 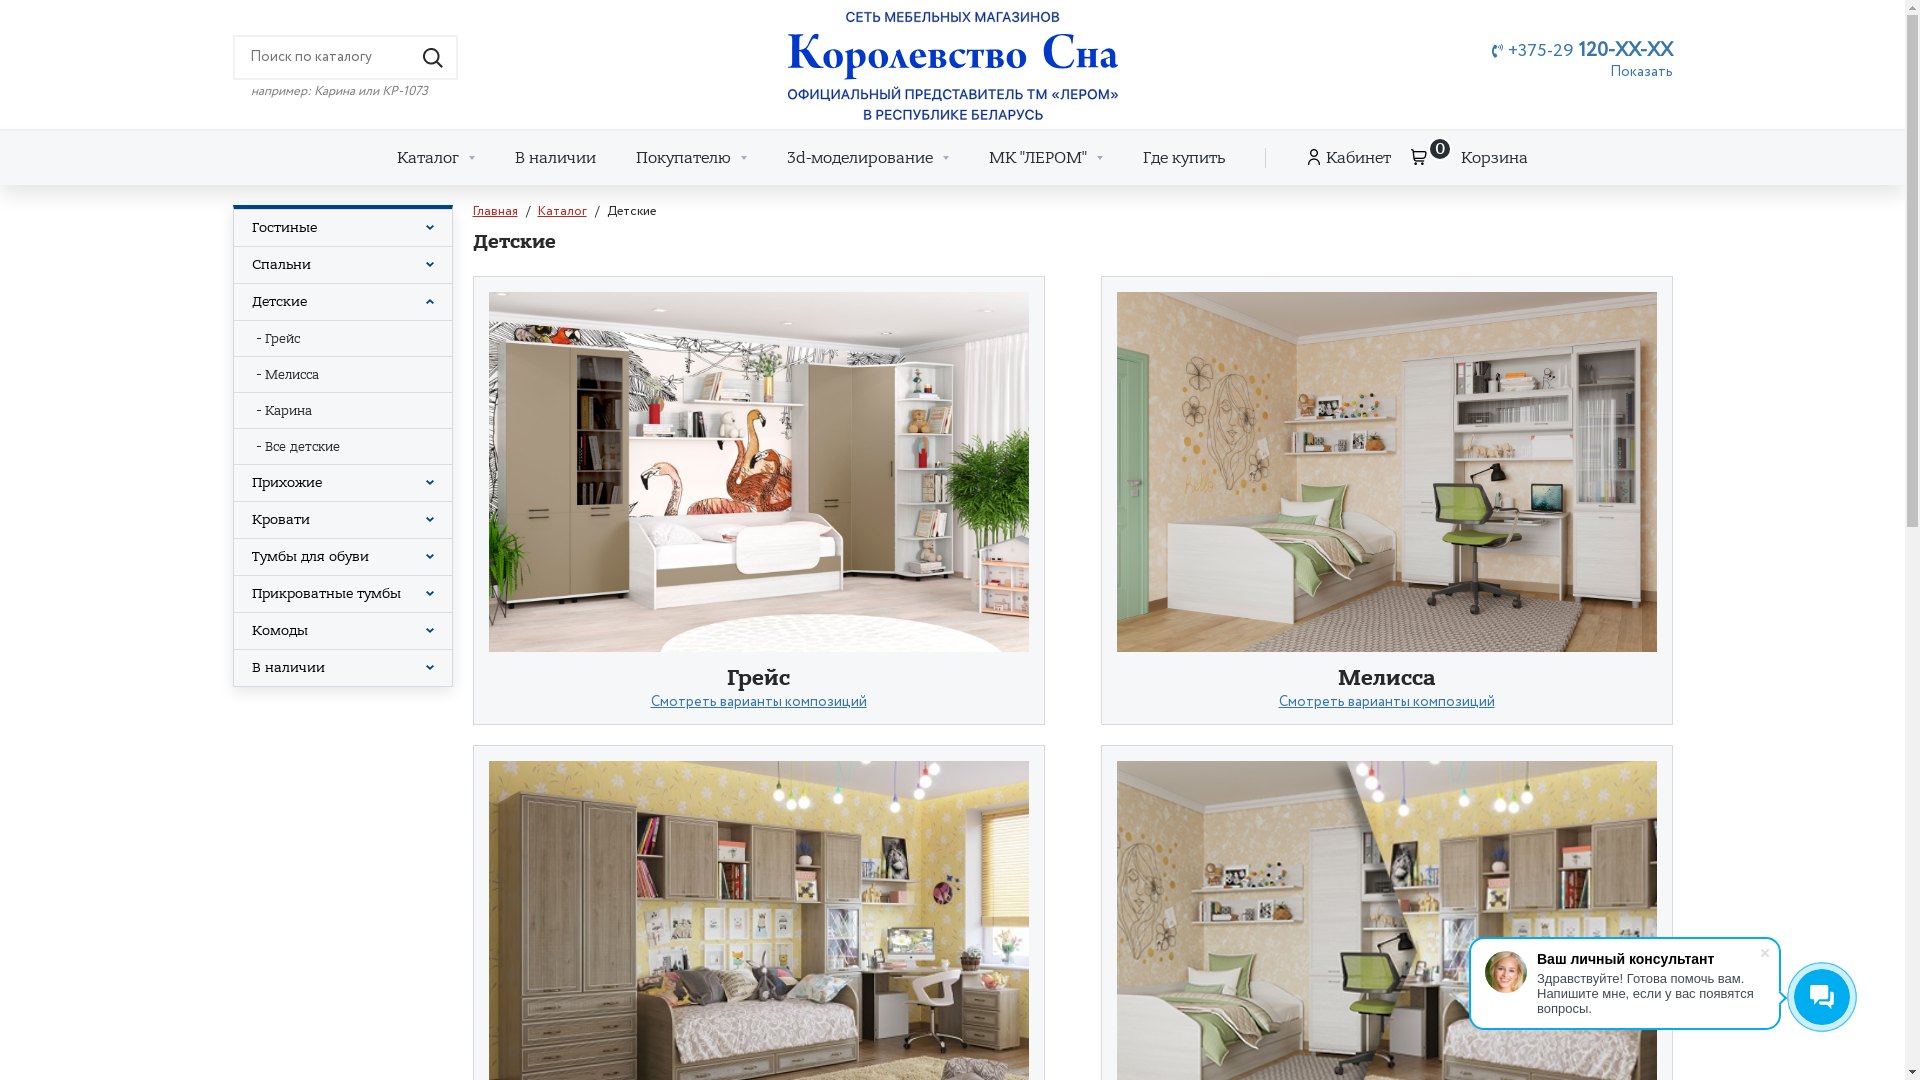 I want to click on '+375-29 120-XX-XX', so click(x=1492, y=50).